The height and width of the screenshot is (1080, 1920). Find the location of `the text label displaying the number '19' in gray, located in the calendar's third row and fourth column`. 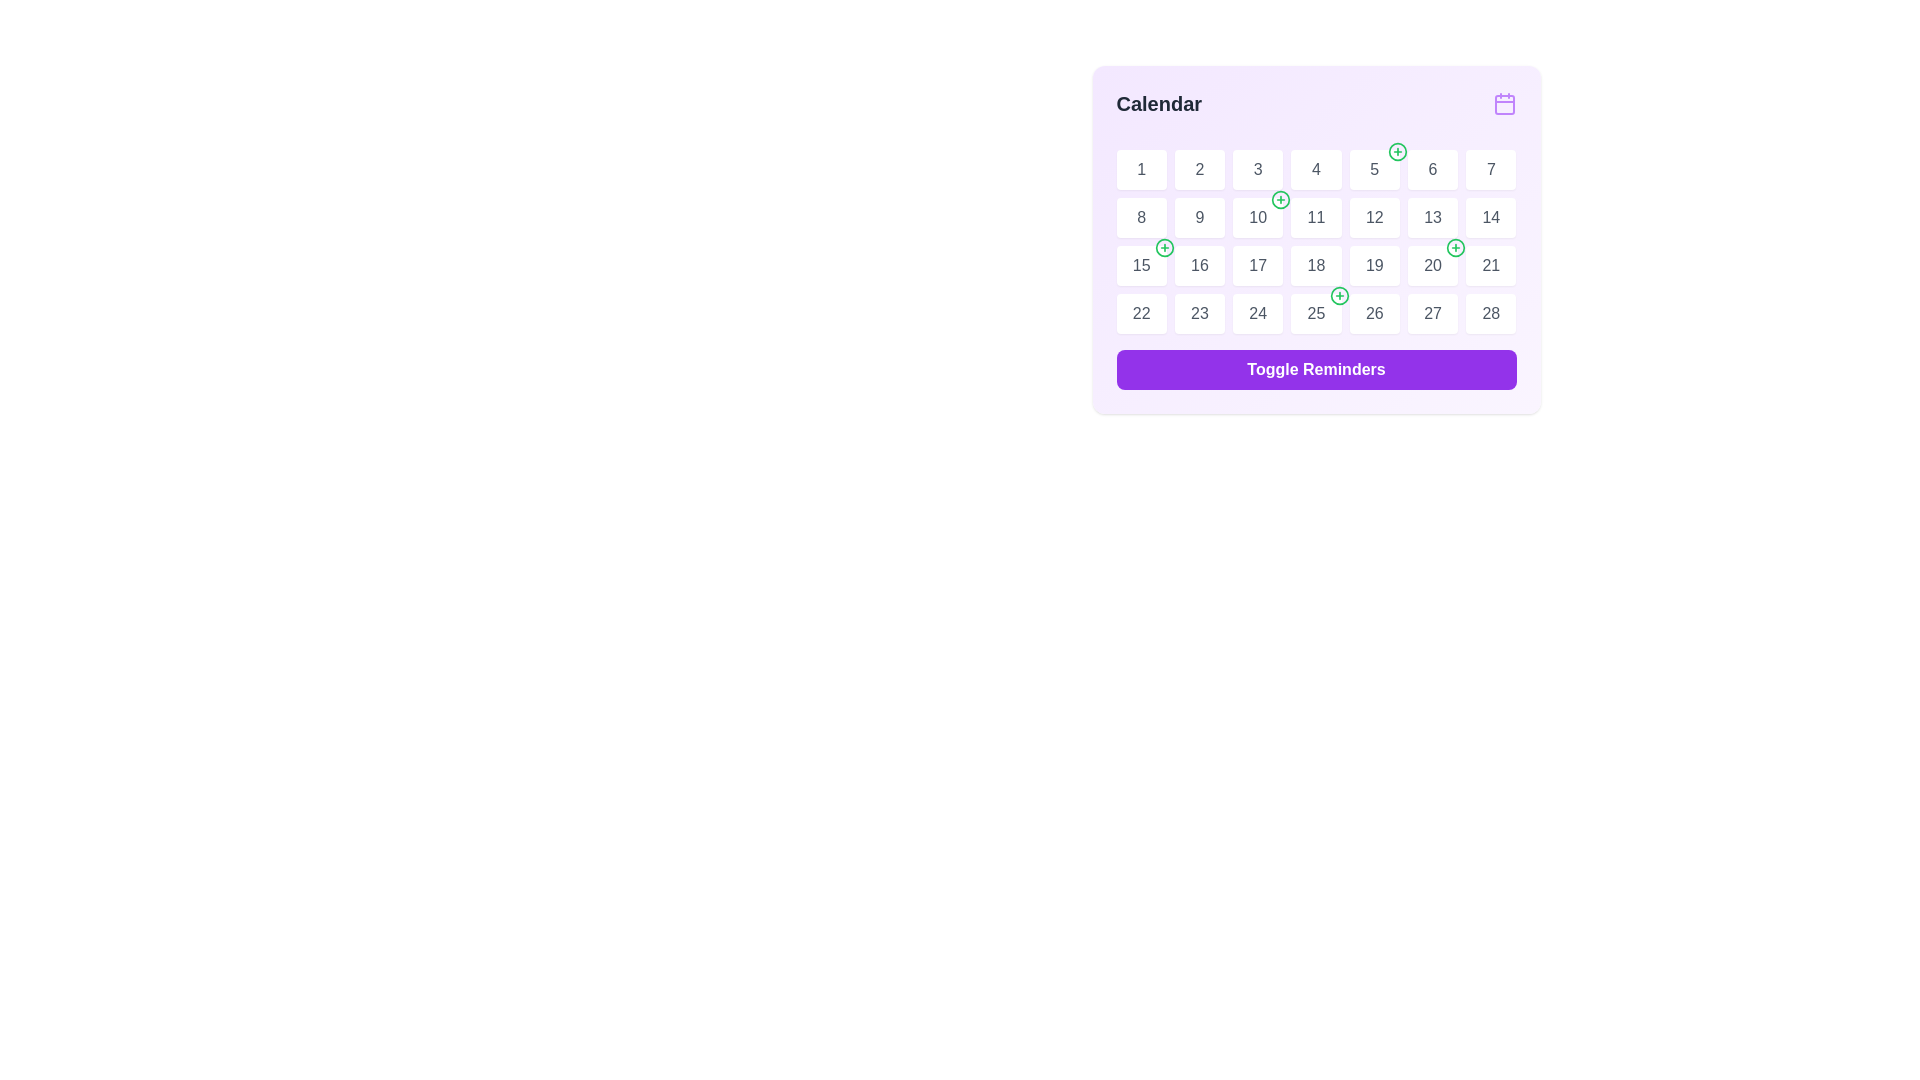

the text label displaying the number '19' in gray, located in the calendar's third row and fourth column is located at coordinates (1373, 264).